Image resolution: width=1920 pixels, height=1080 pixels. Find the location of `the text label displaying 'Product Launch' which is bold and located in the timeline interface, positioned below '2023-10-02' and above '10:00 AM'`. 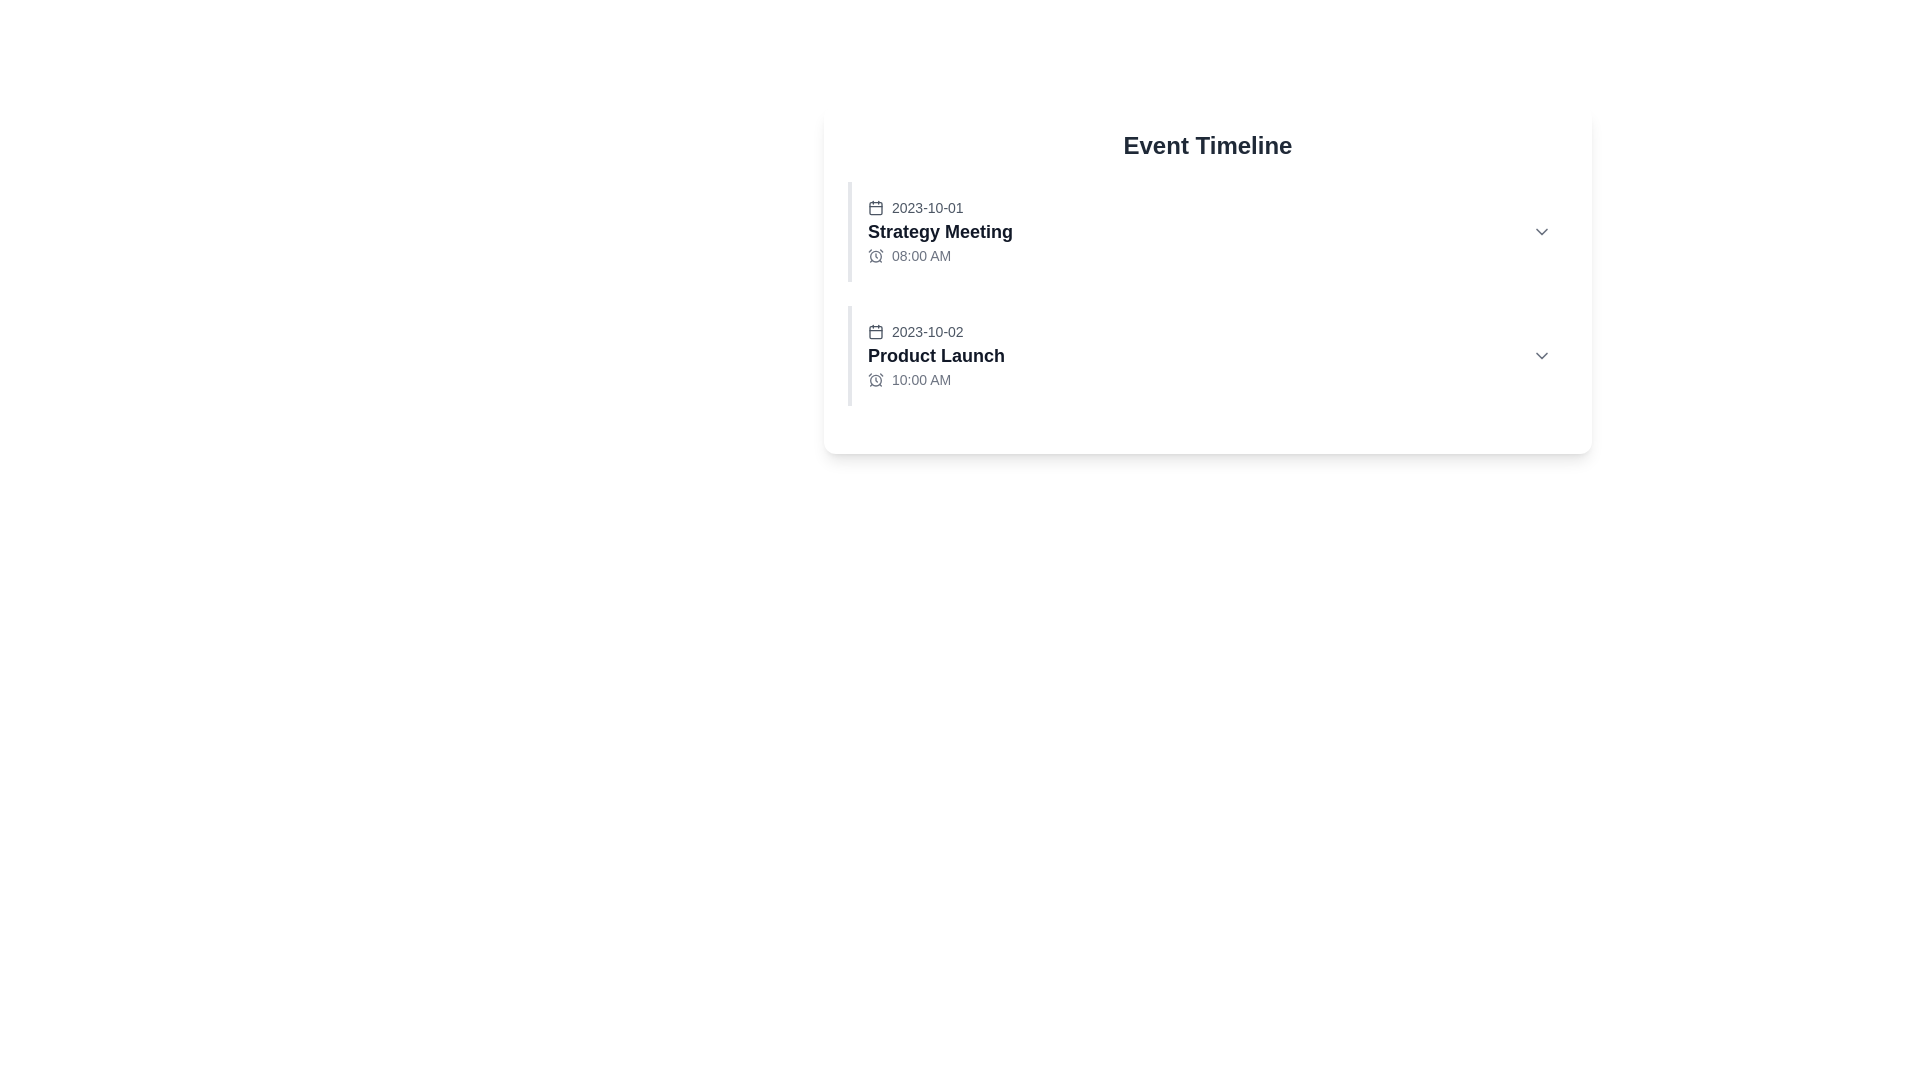

the text label displaying 'Product Launch' which is bold and located in the timeline interface, positioned below '2023-10-02' and above '10:00 AM' is located at coordinates (935, 354).